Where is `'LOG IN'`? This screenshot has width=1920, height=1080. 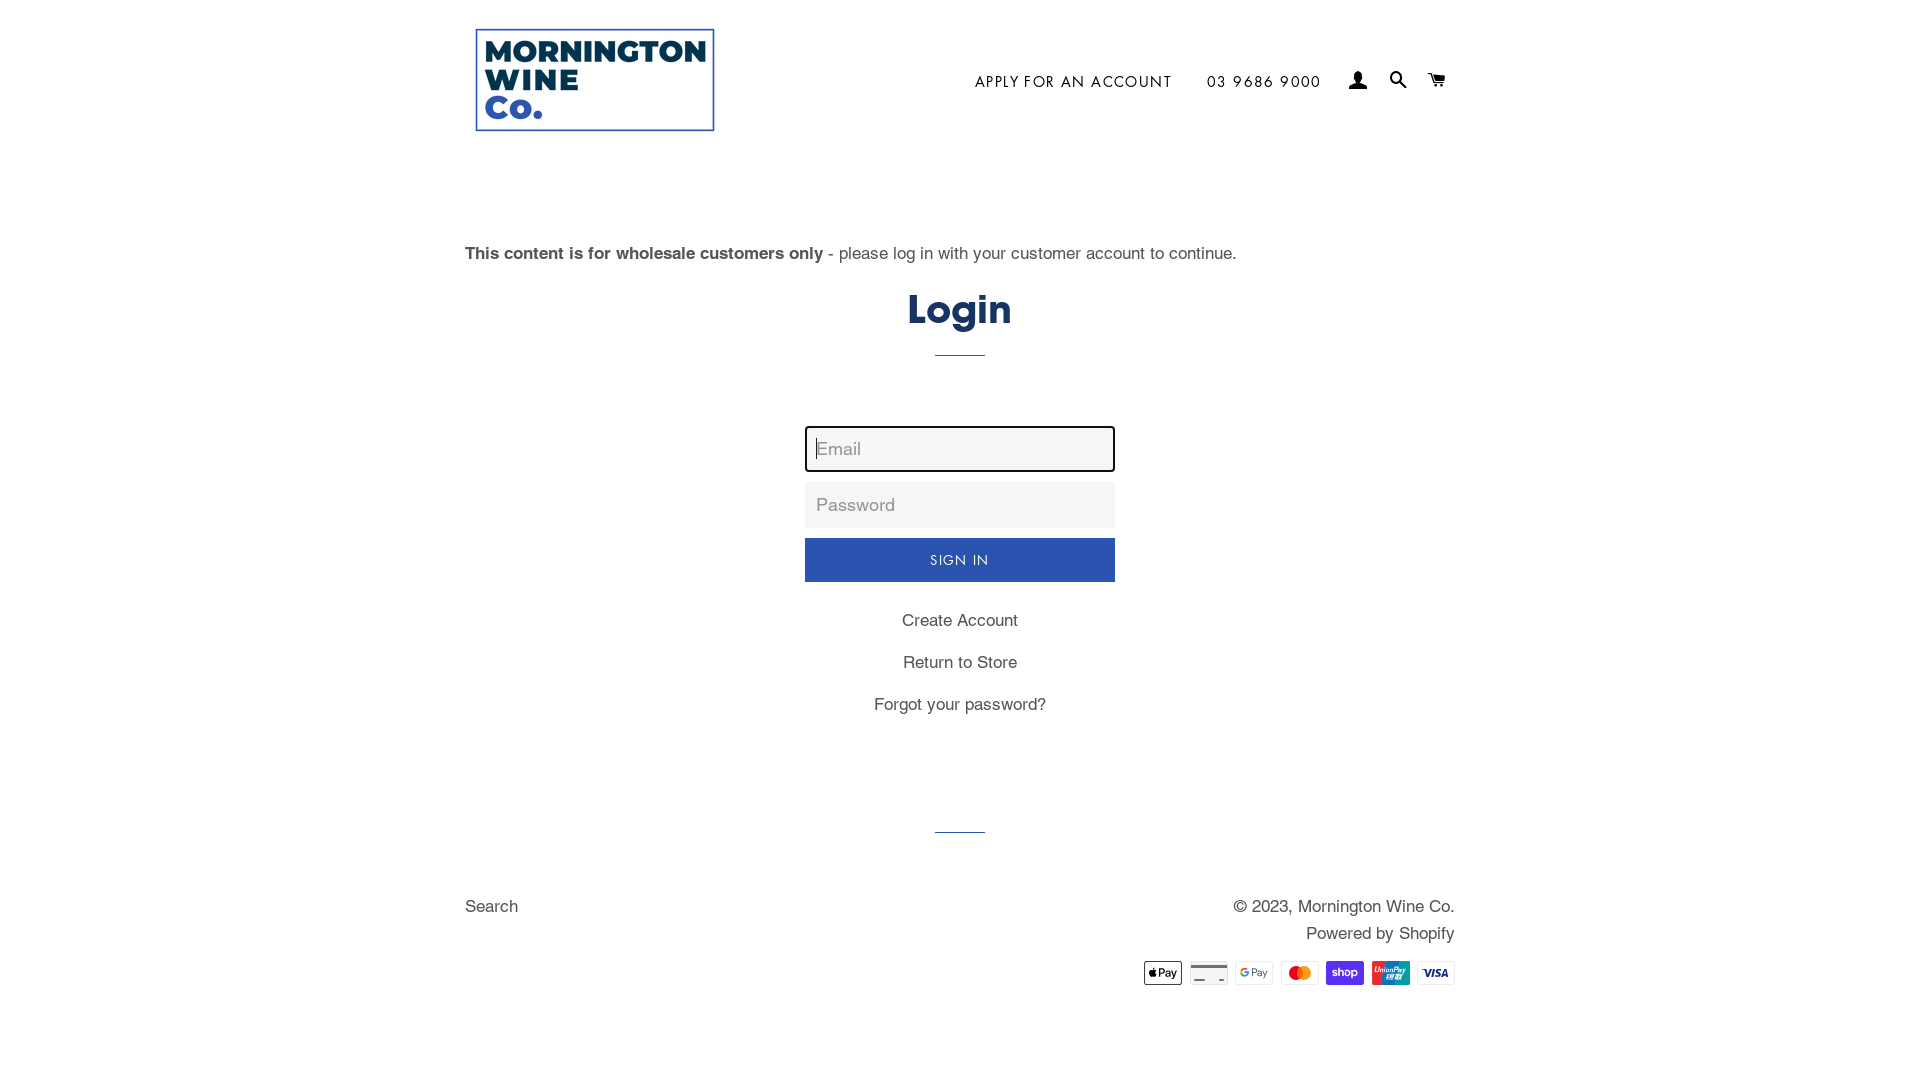 'LOG IN' is located at coordinates (1342, 79).